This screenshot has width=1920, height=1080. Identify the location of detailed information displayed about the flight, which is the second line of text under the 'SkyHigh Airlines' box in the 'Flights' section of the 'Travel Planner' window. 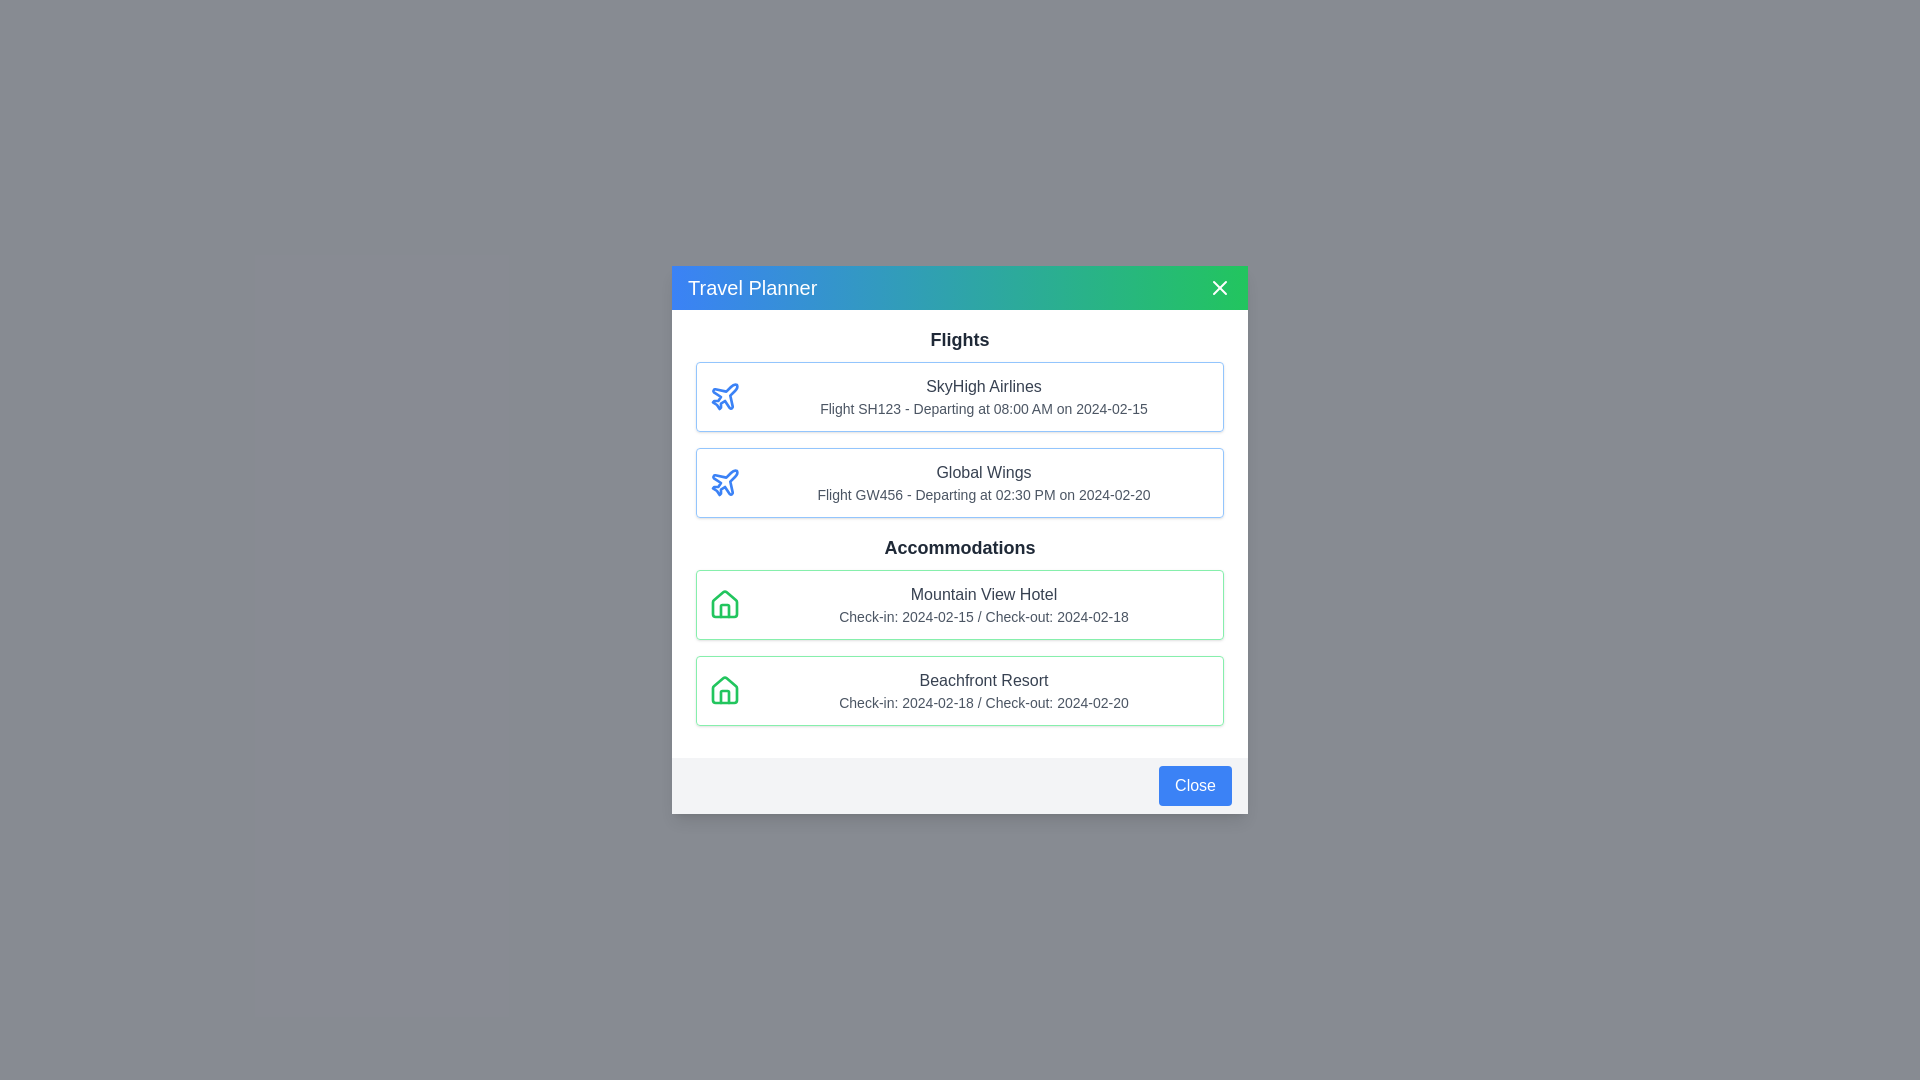
(983, 407).